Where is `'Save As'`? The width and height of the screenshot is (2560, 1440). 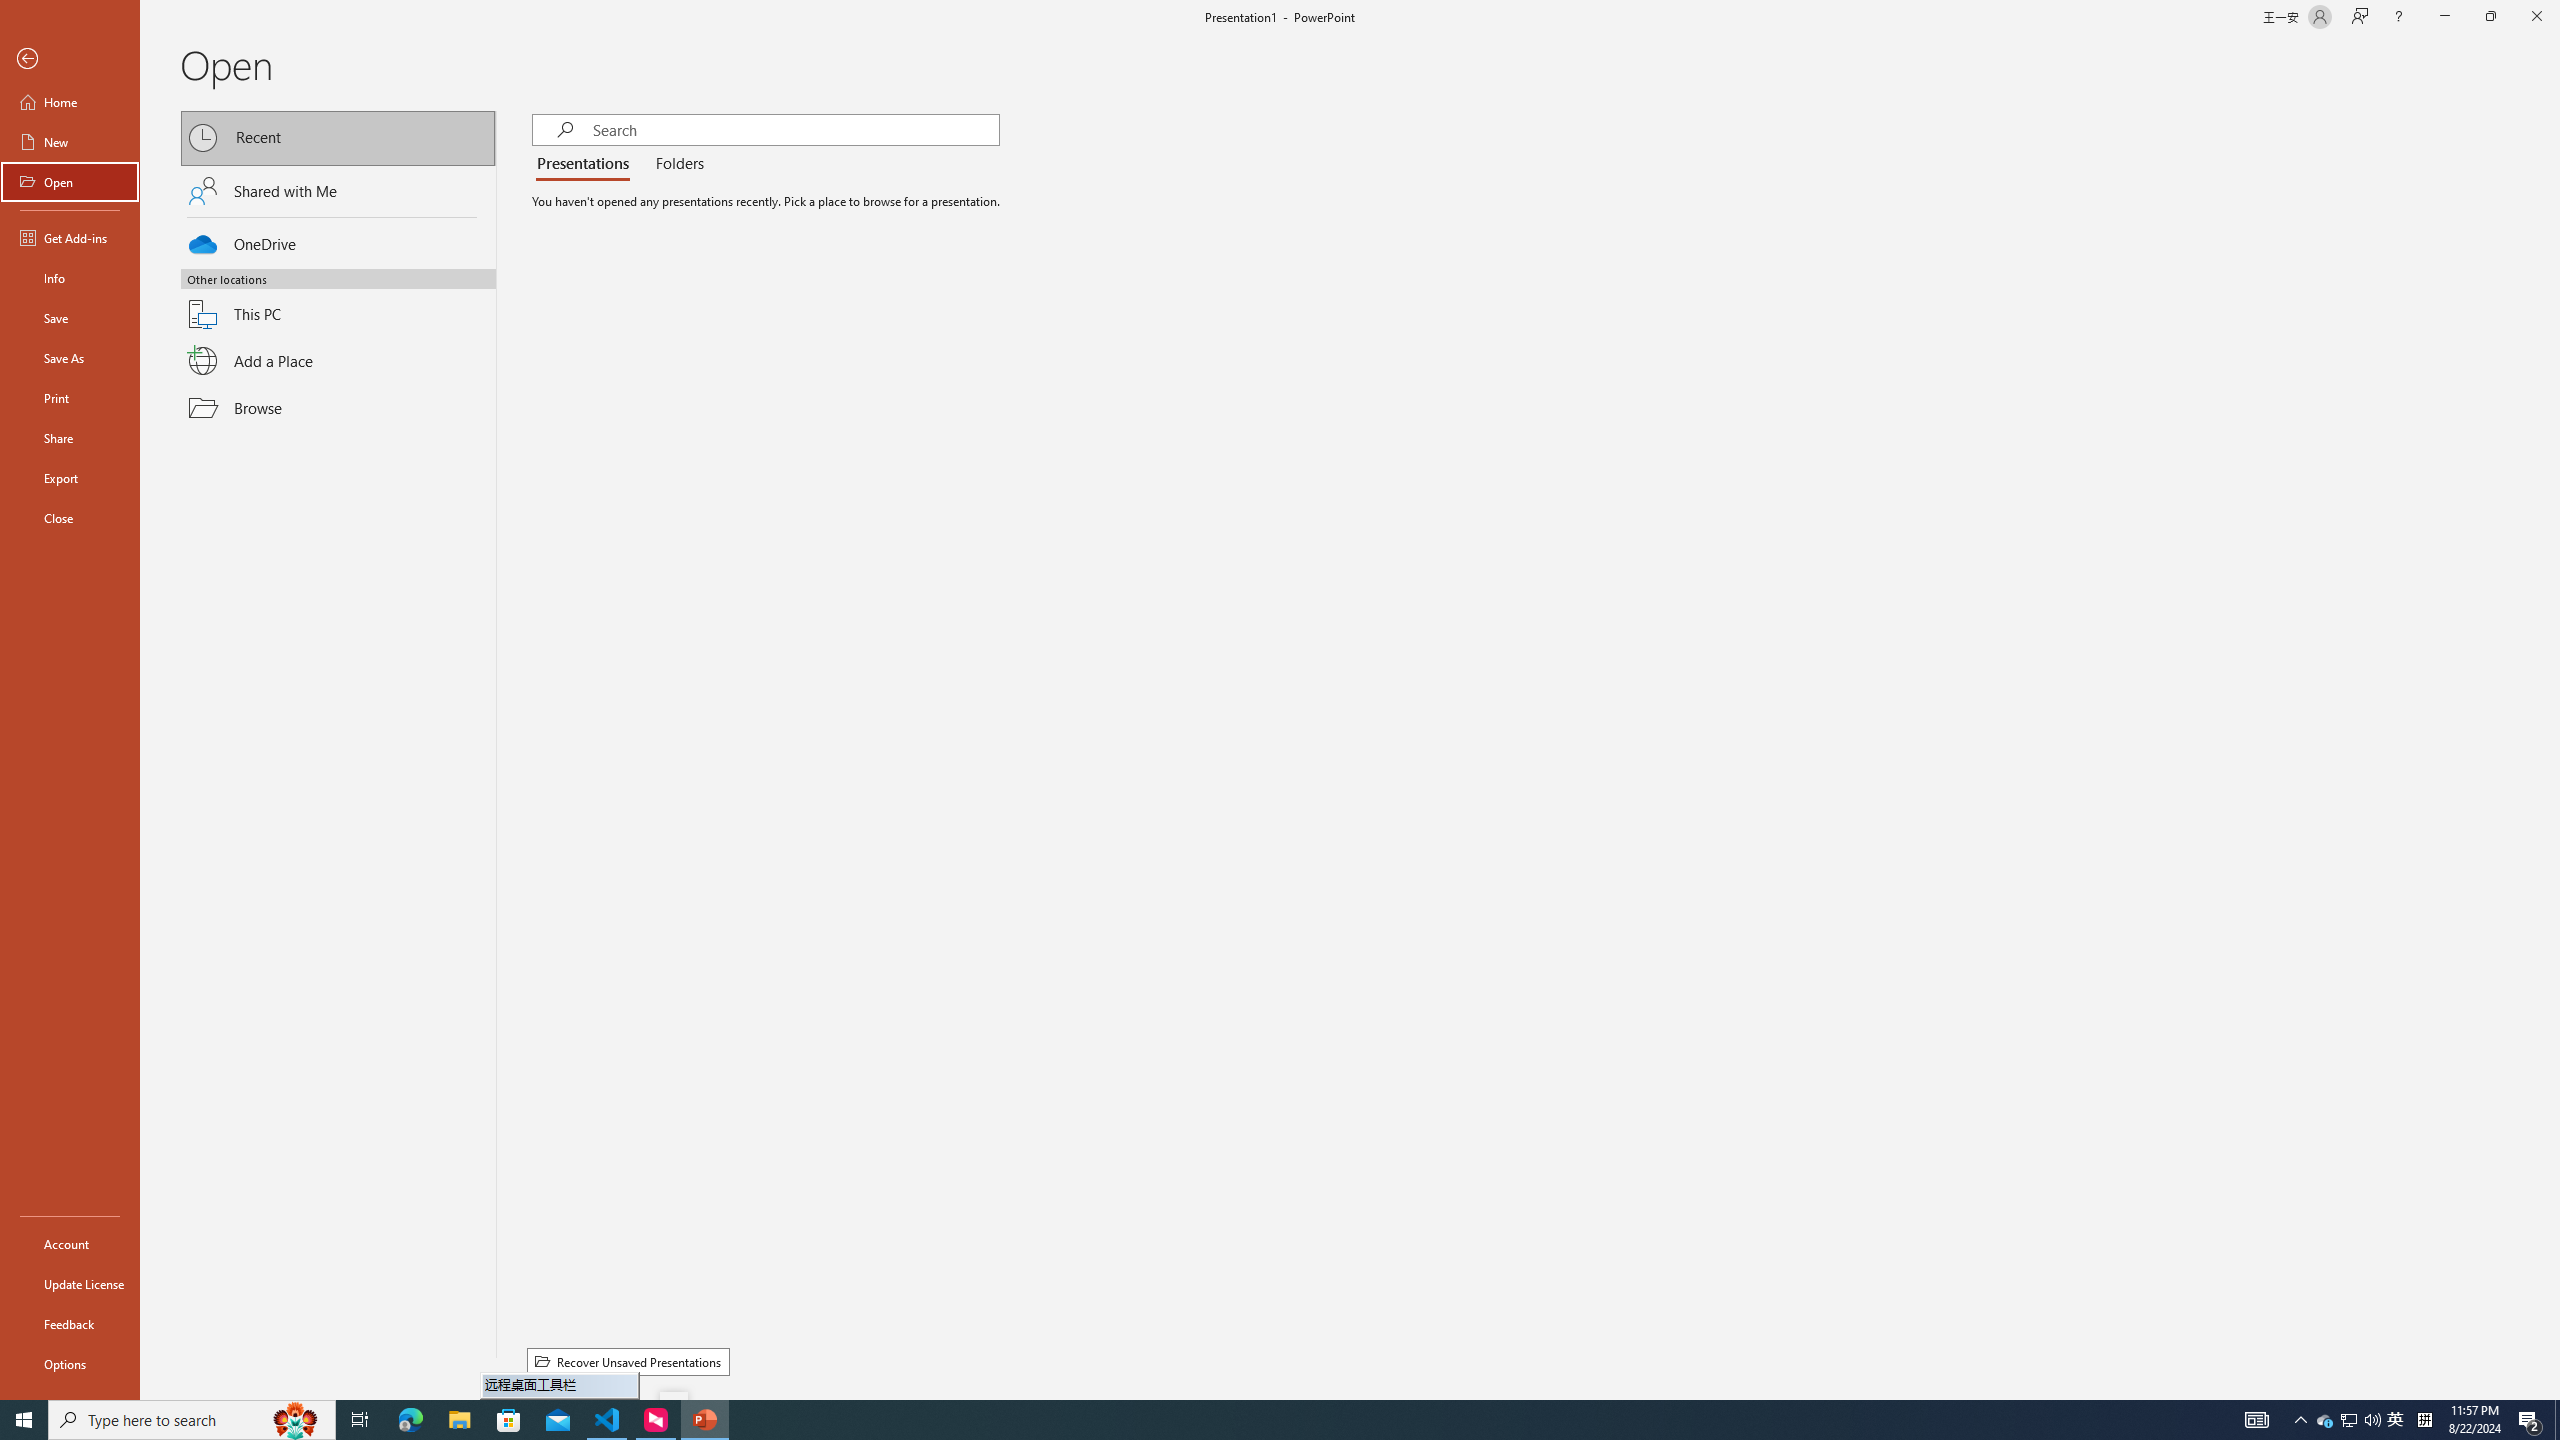
'Save As' is located at coordinates (69, 356).